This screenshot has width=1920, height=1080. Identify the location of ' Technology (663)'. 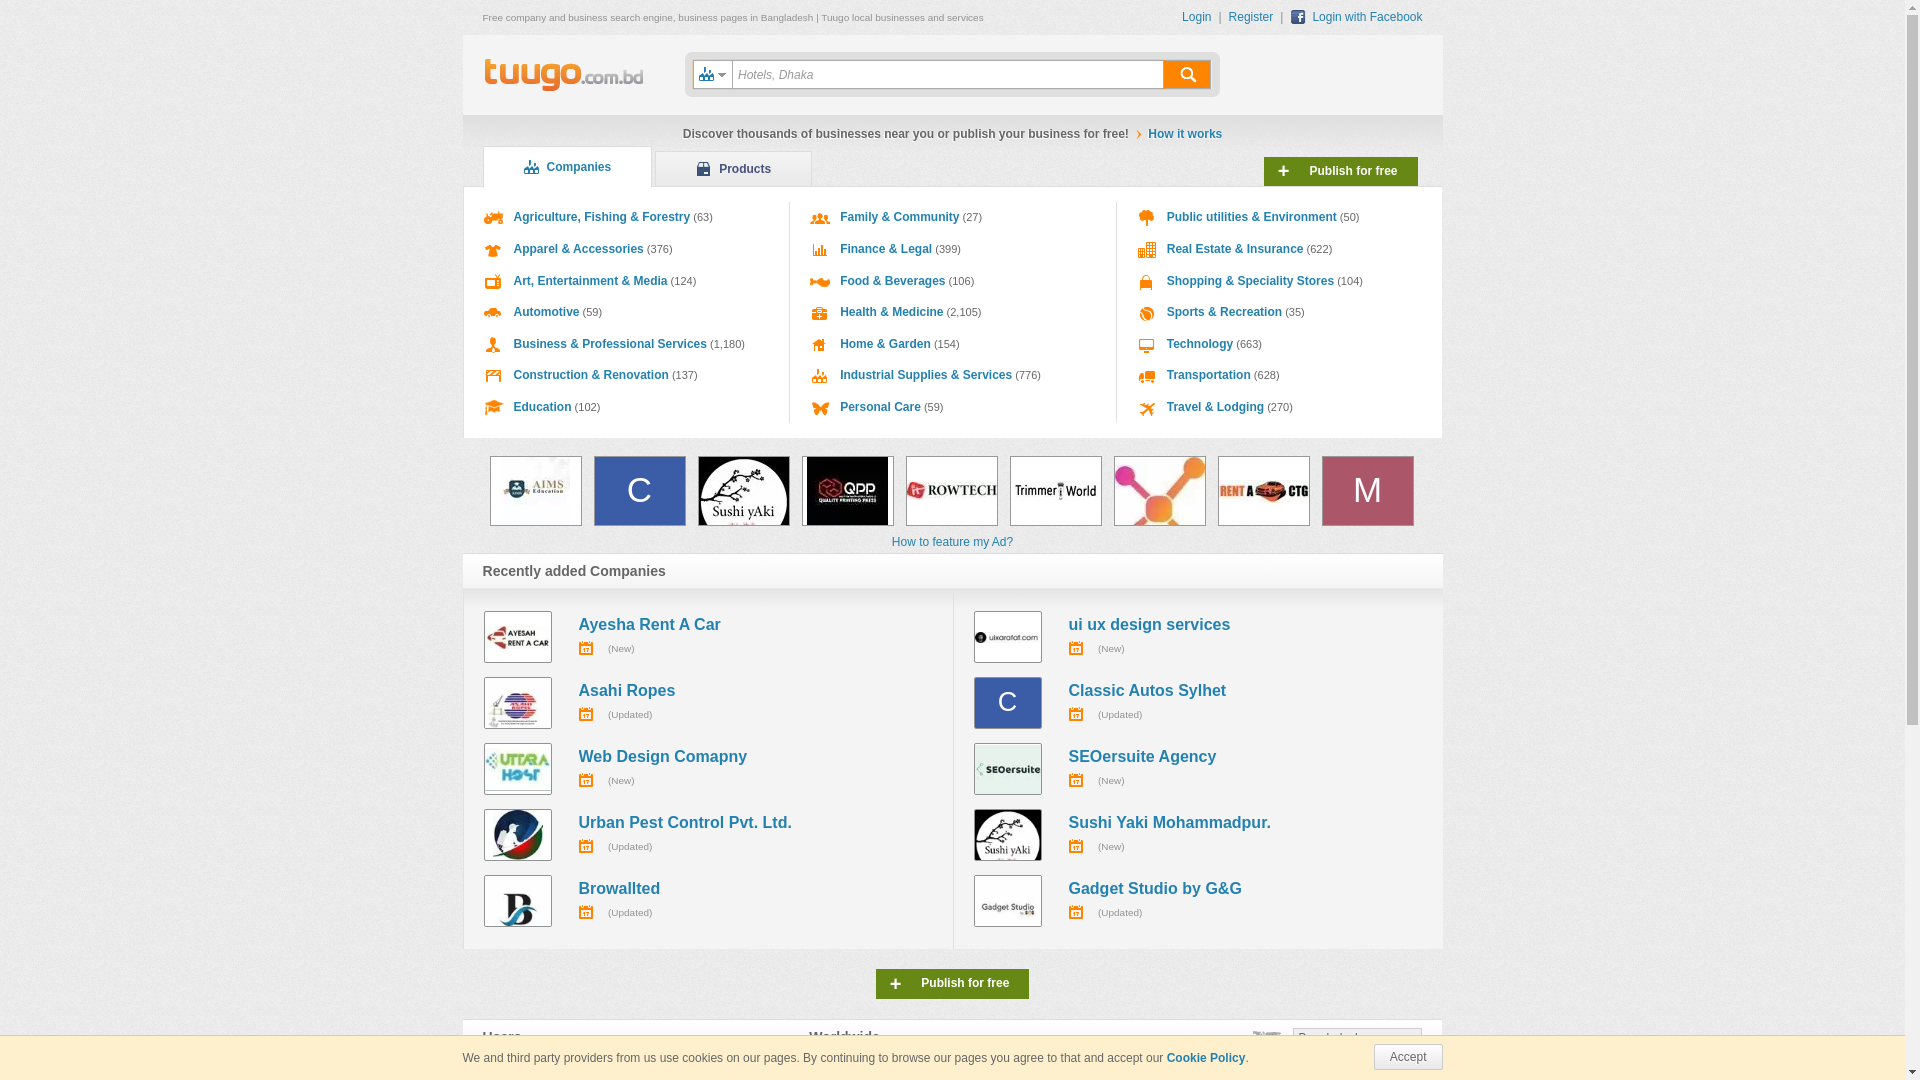
(1280, 343).